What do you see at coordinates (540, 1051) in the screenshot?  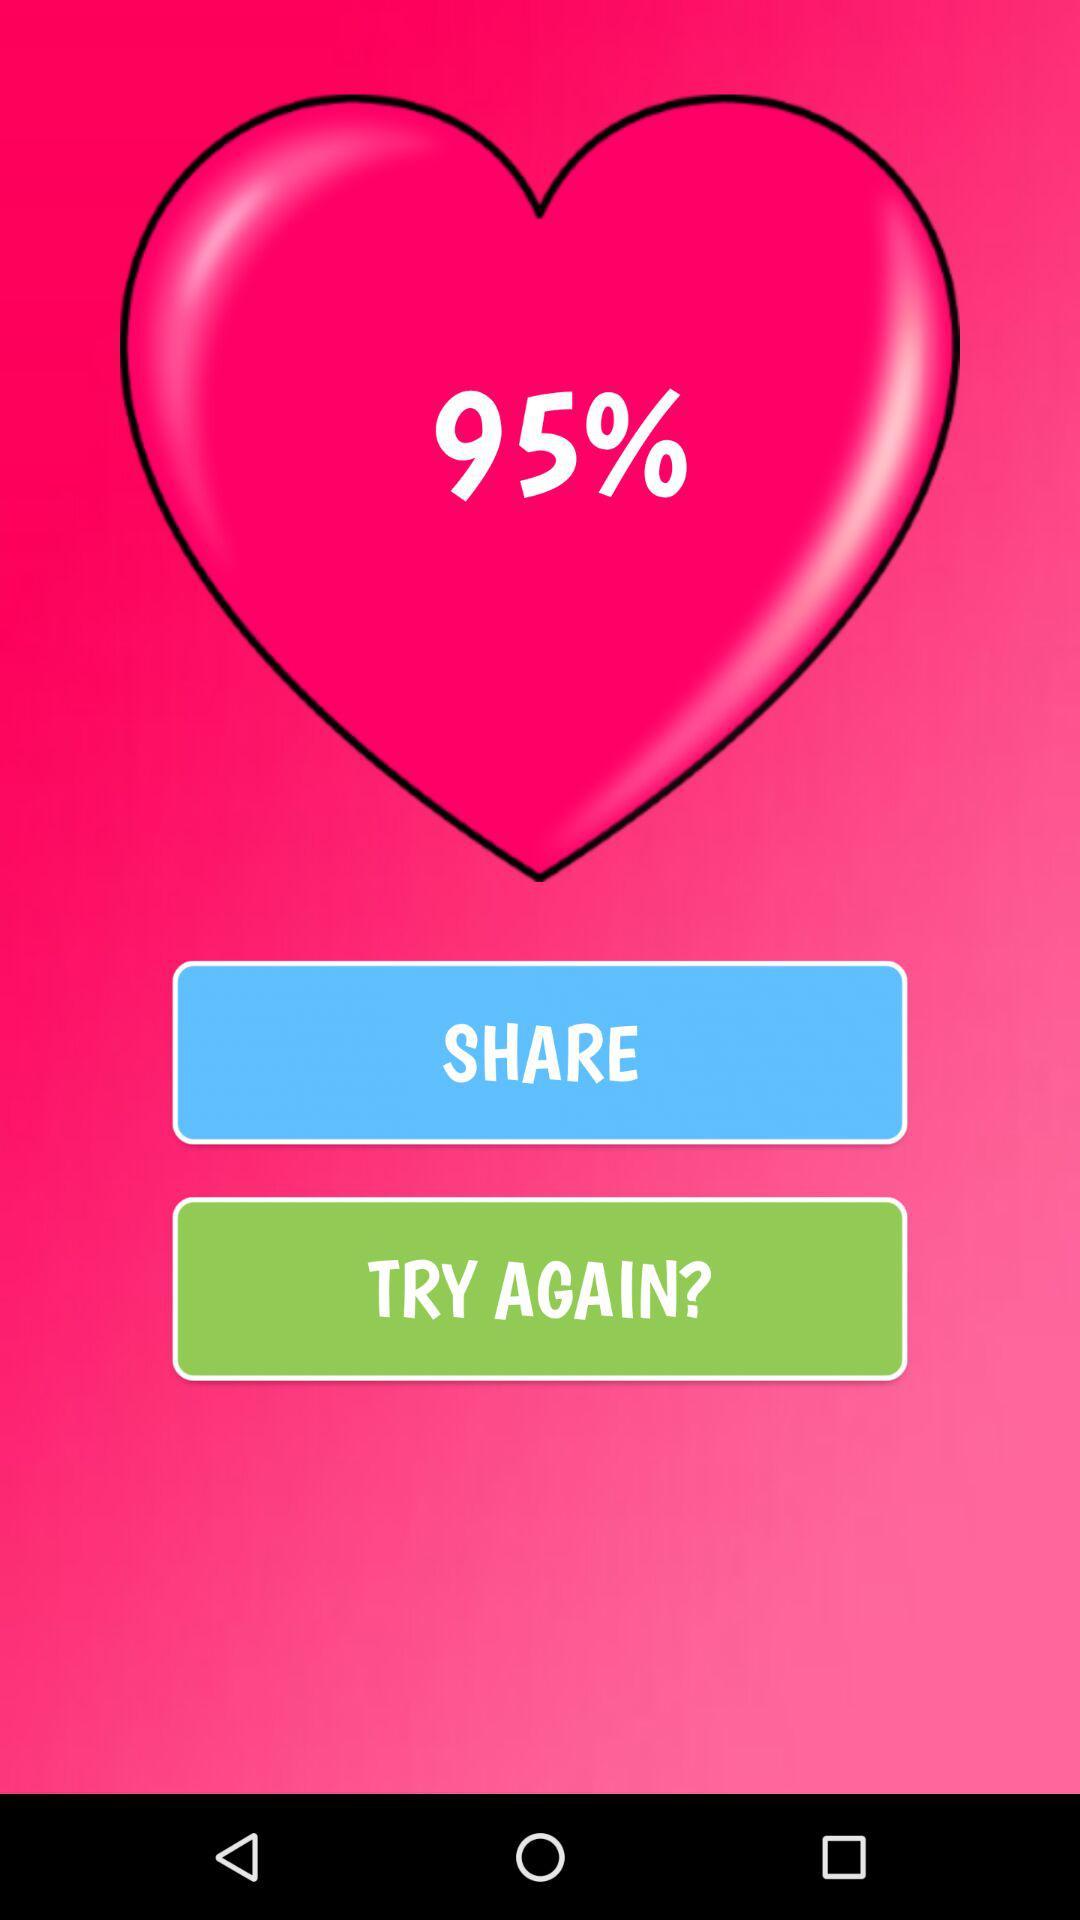 I see `the share at the center` at bounding box center [540, 1051].